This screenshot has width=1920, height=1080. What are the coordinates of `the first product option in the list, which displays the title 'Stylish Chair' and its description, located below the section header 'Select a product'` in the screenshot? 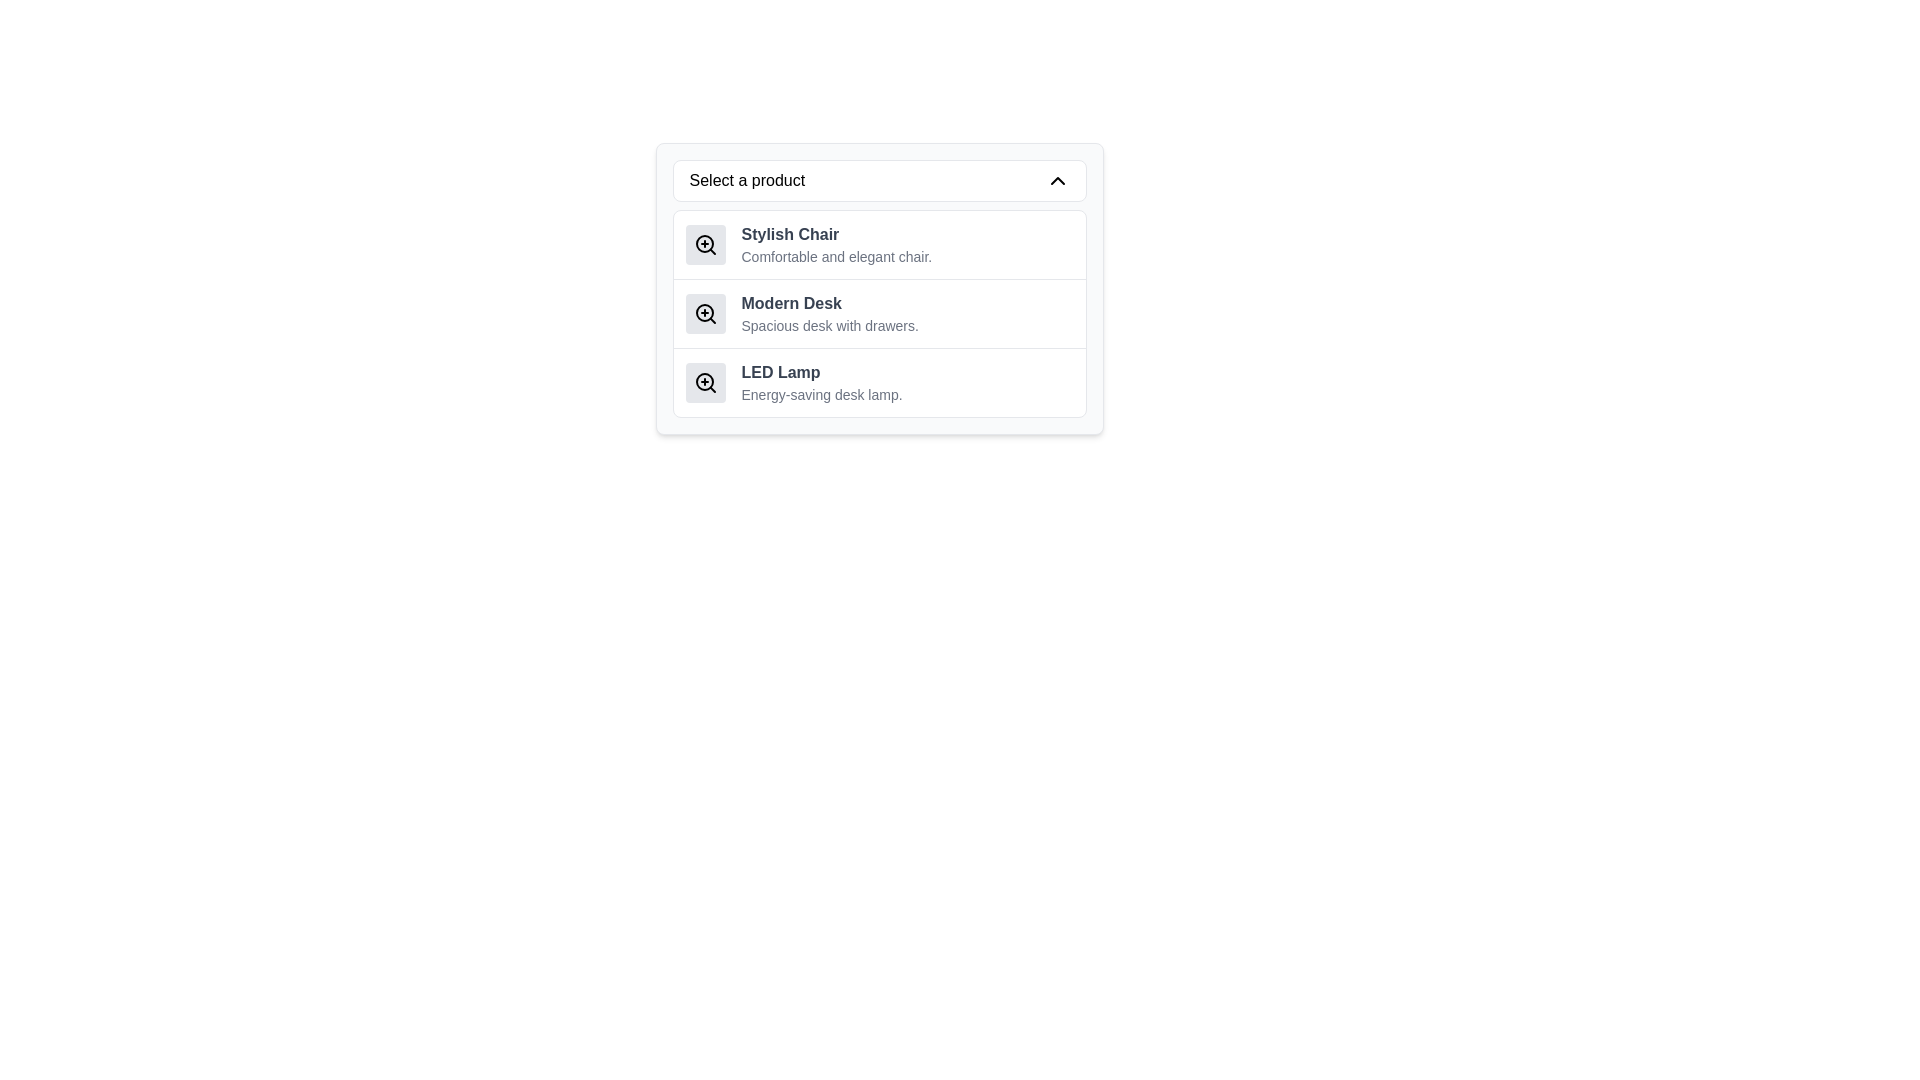 It's located at (836, 244).